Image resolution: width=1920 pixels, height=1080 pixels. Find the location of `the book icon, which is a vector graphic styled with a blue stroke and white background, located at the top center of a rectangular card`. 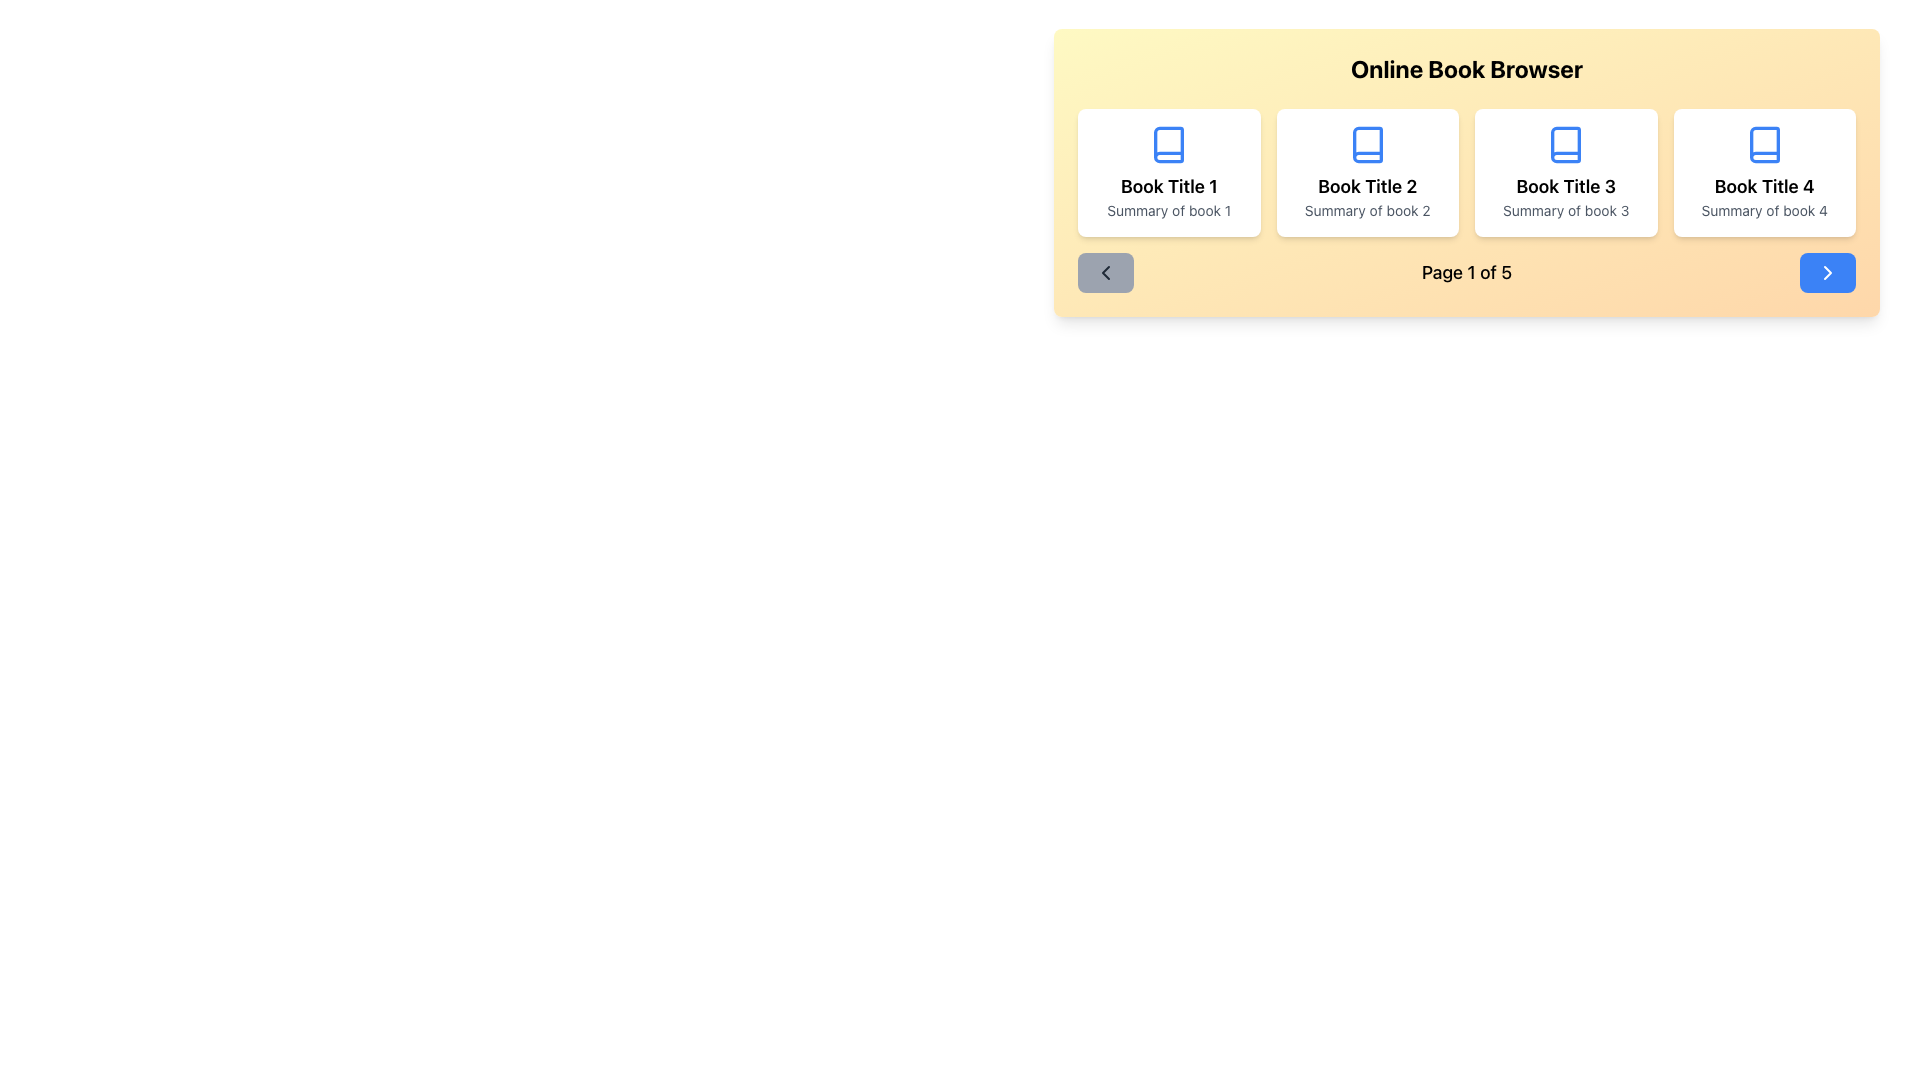

the book icon, which is a vector graphic styled with a blue stroke and white background, located at the top center of a rectangular card is located at coordinates (1366, 144).